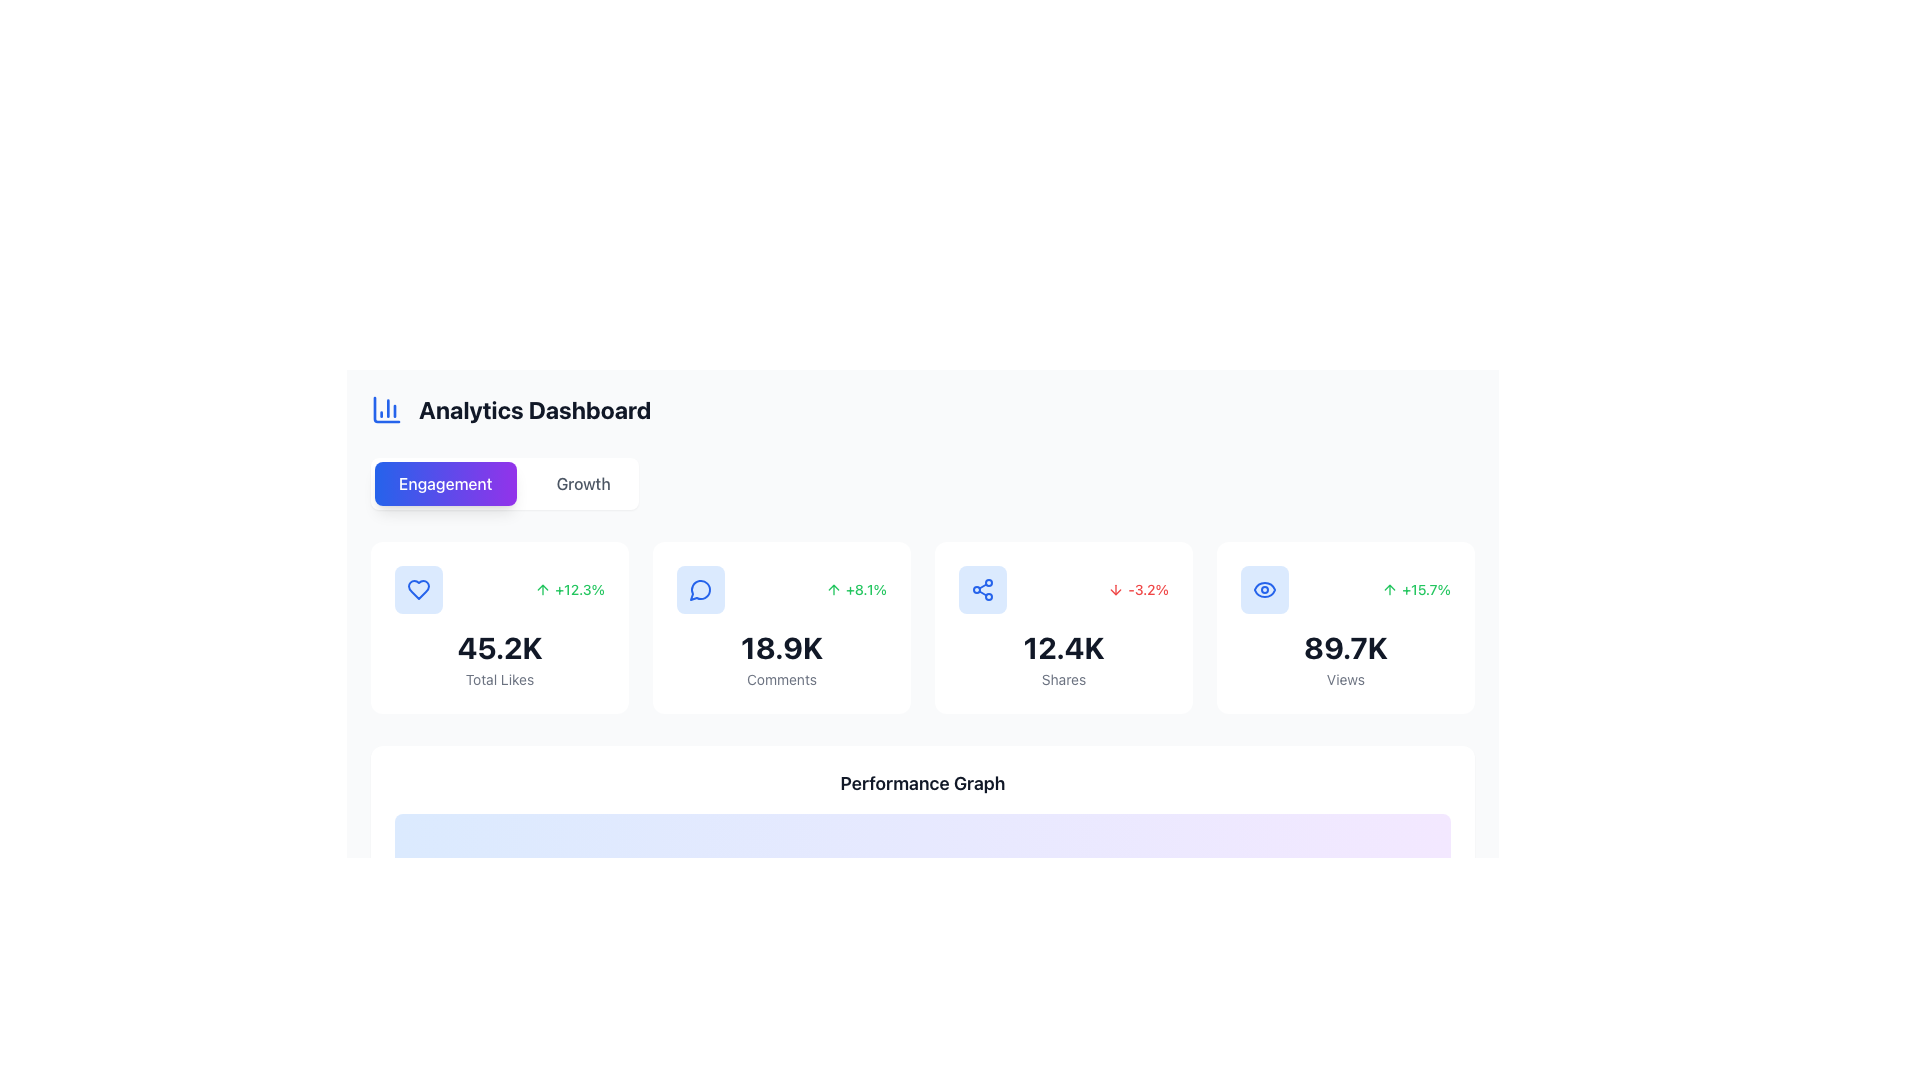 The height and width of the screenshot is (1080, 1920). I want to click on the blue outlined eye-shaped icon with a circular pupil, located at the bottom right corner of the dashboard's metric card grid, so click(1264, 589).